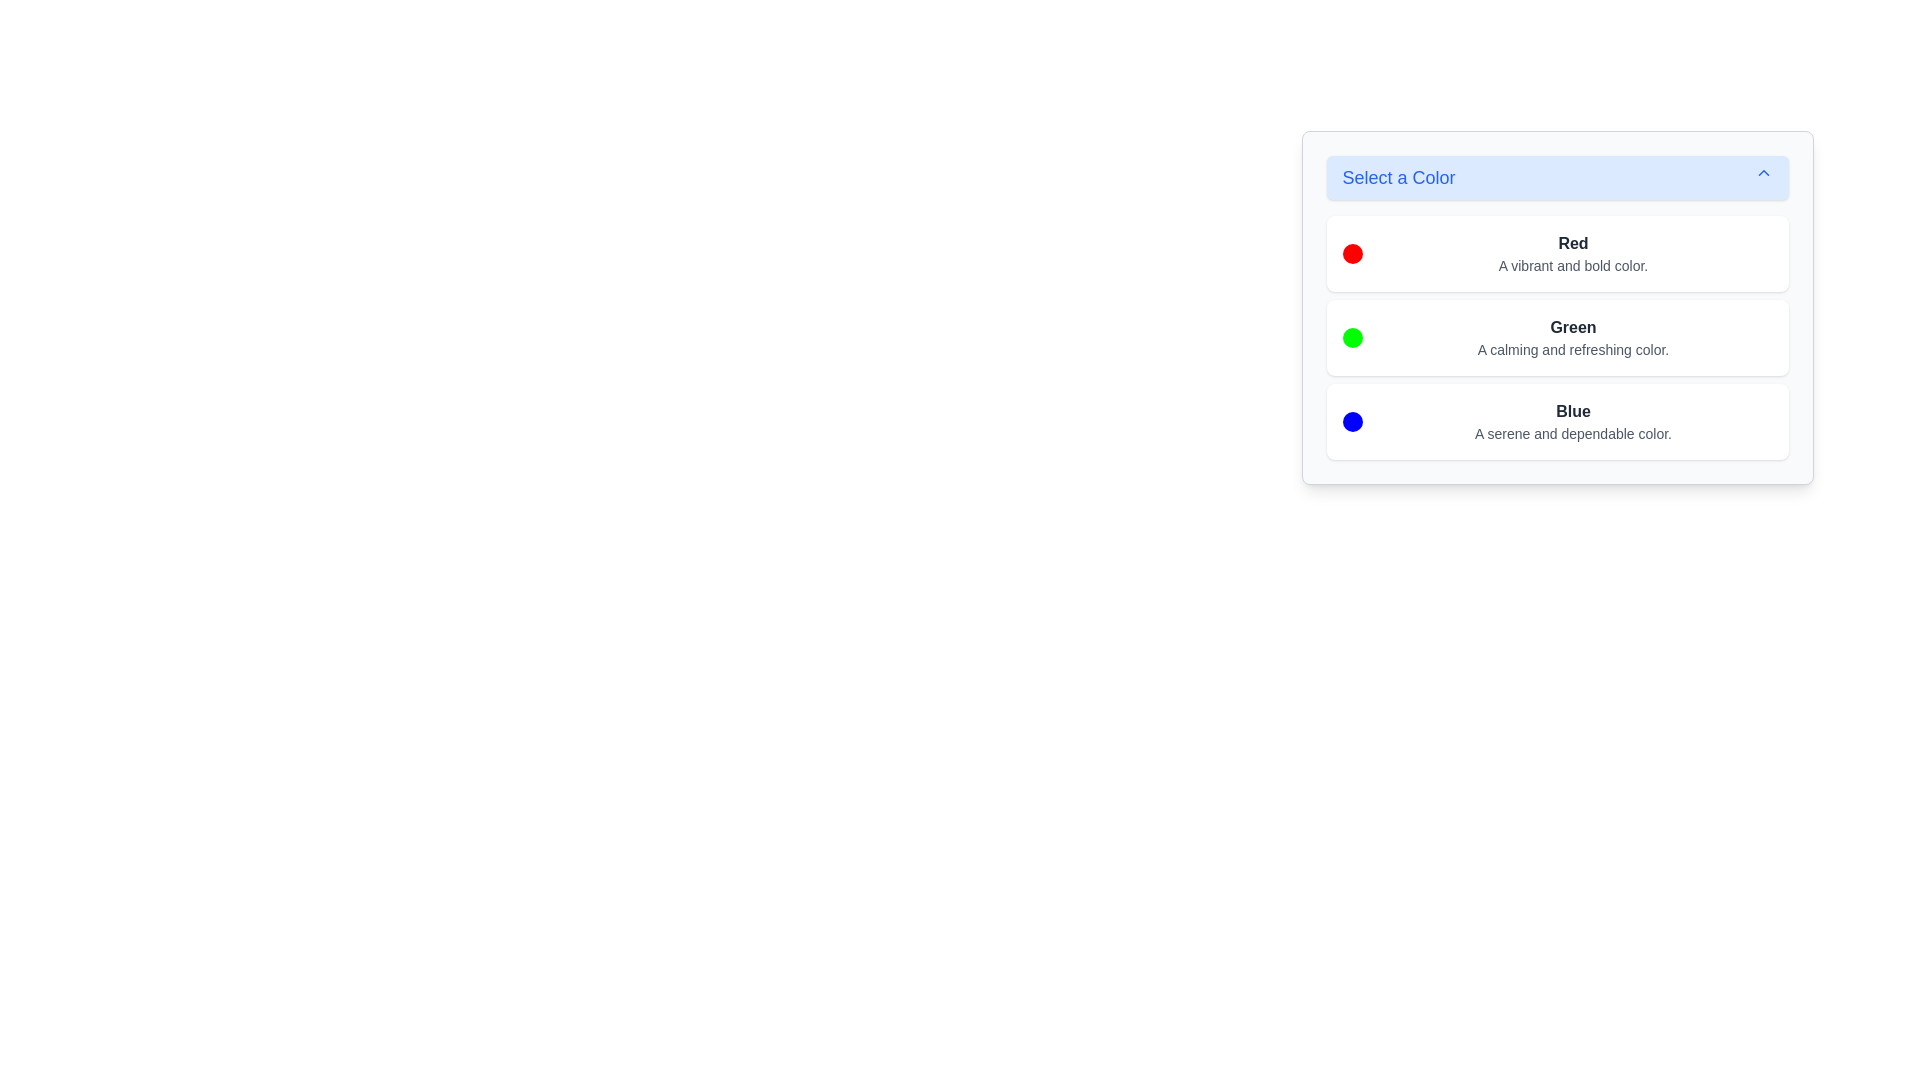 This screenshot has height=1080, width=1920. I want to click on the color indicator for the 'Green' option, which is a circular element located at the leftmost section of the row representing 'Green' in the color selection list, so click(1352, 337).